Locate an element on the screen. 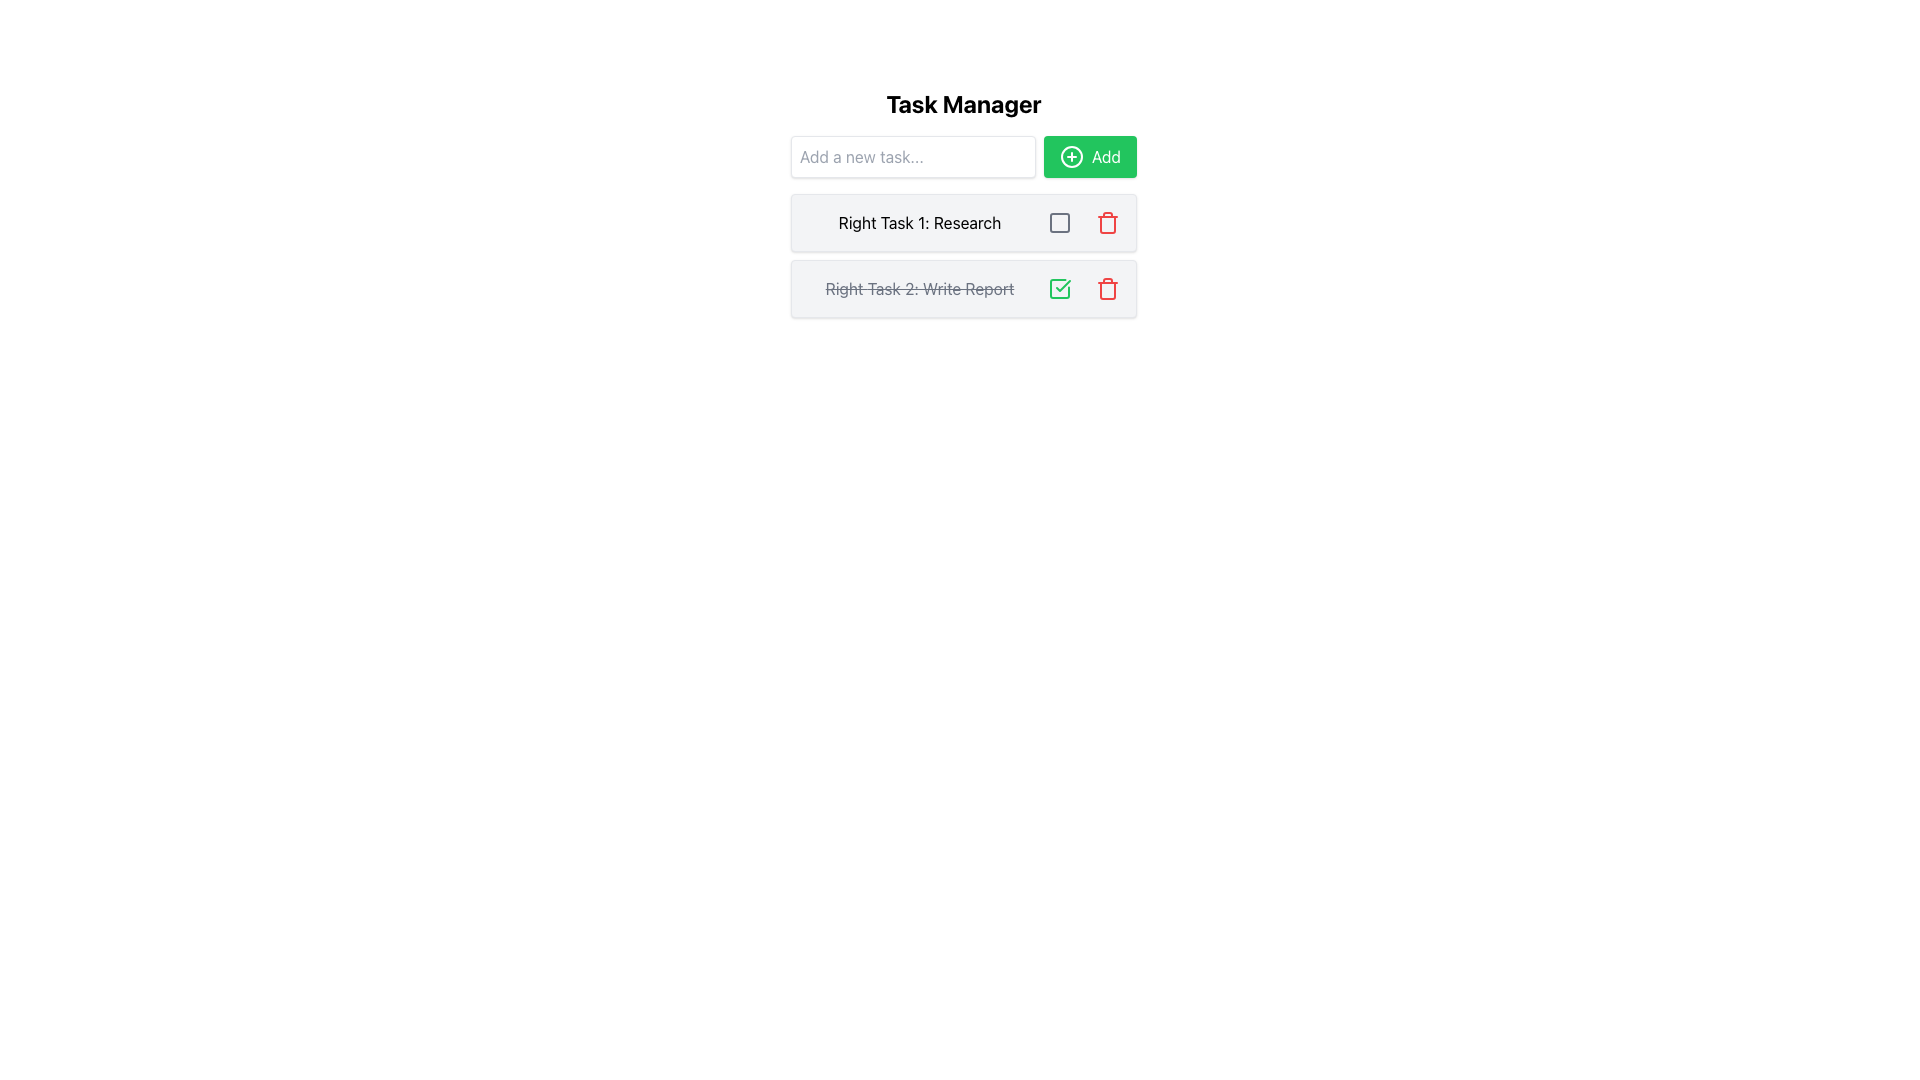  the Text Label displaying 'Right Task 2: Write Report' with strikethrough styling and gray color, which is part of the second task in the task list is located at coordinates (919, 289).